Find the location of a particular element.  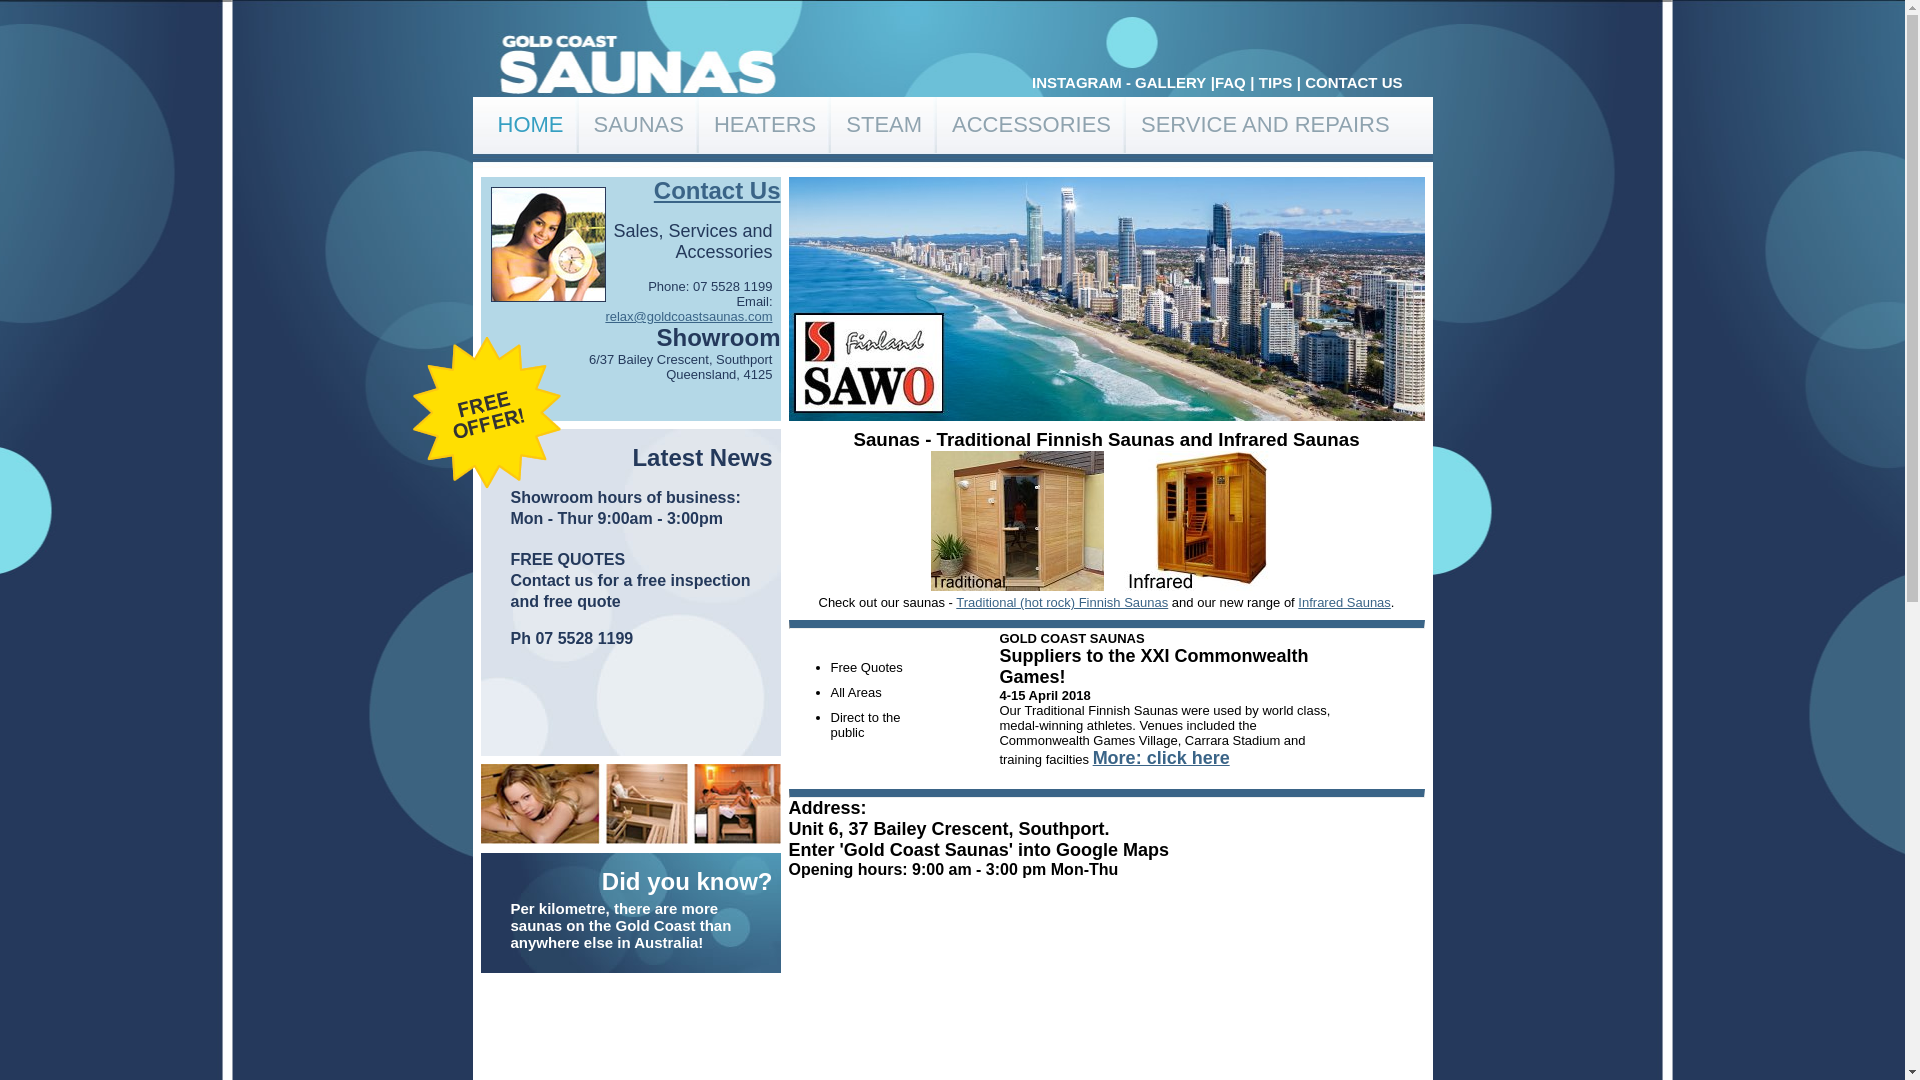

'INSTAGRAM - GALLERY' is located at coordinates (1117, 81).